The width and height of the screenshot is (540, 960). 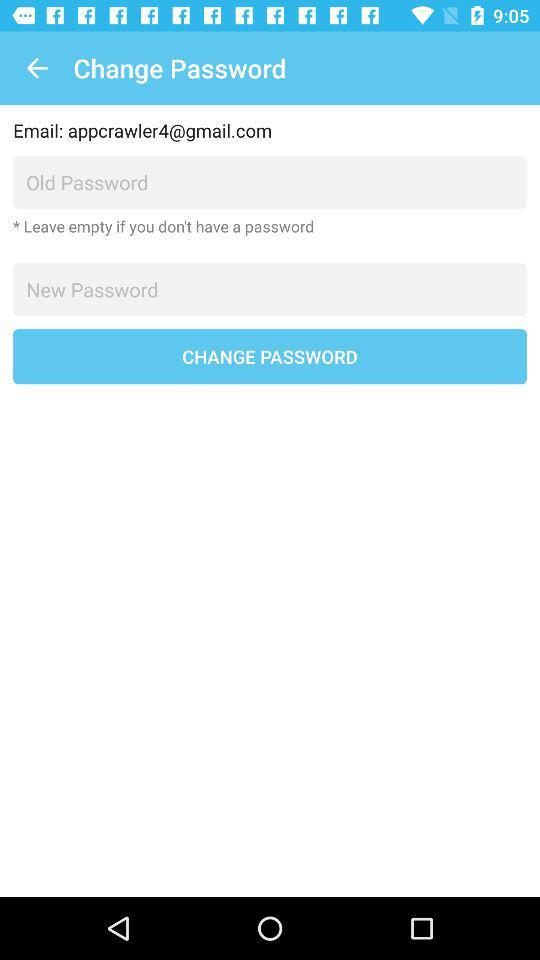 What do you see at coordinates (270, 182) in the screenshot?
I see `old password box` at bounding box center [270, 182].